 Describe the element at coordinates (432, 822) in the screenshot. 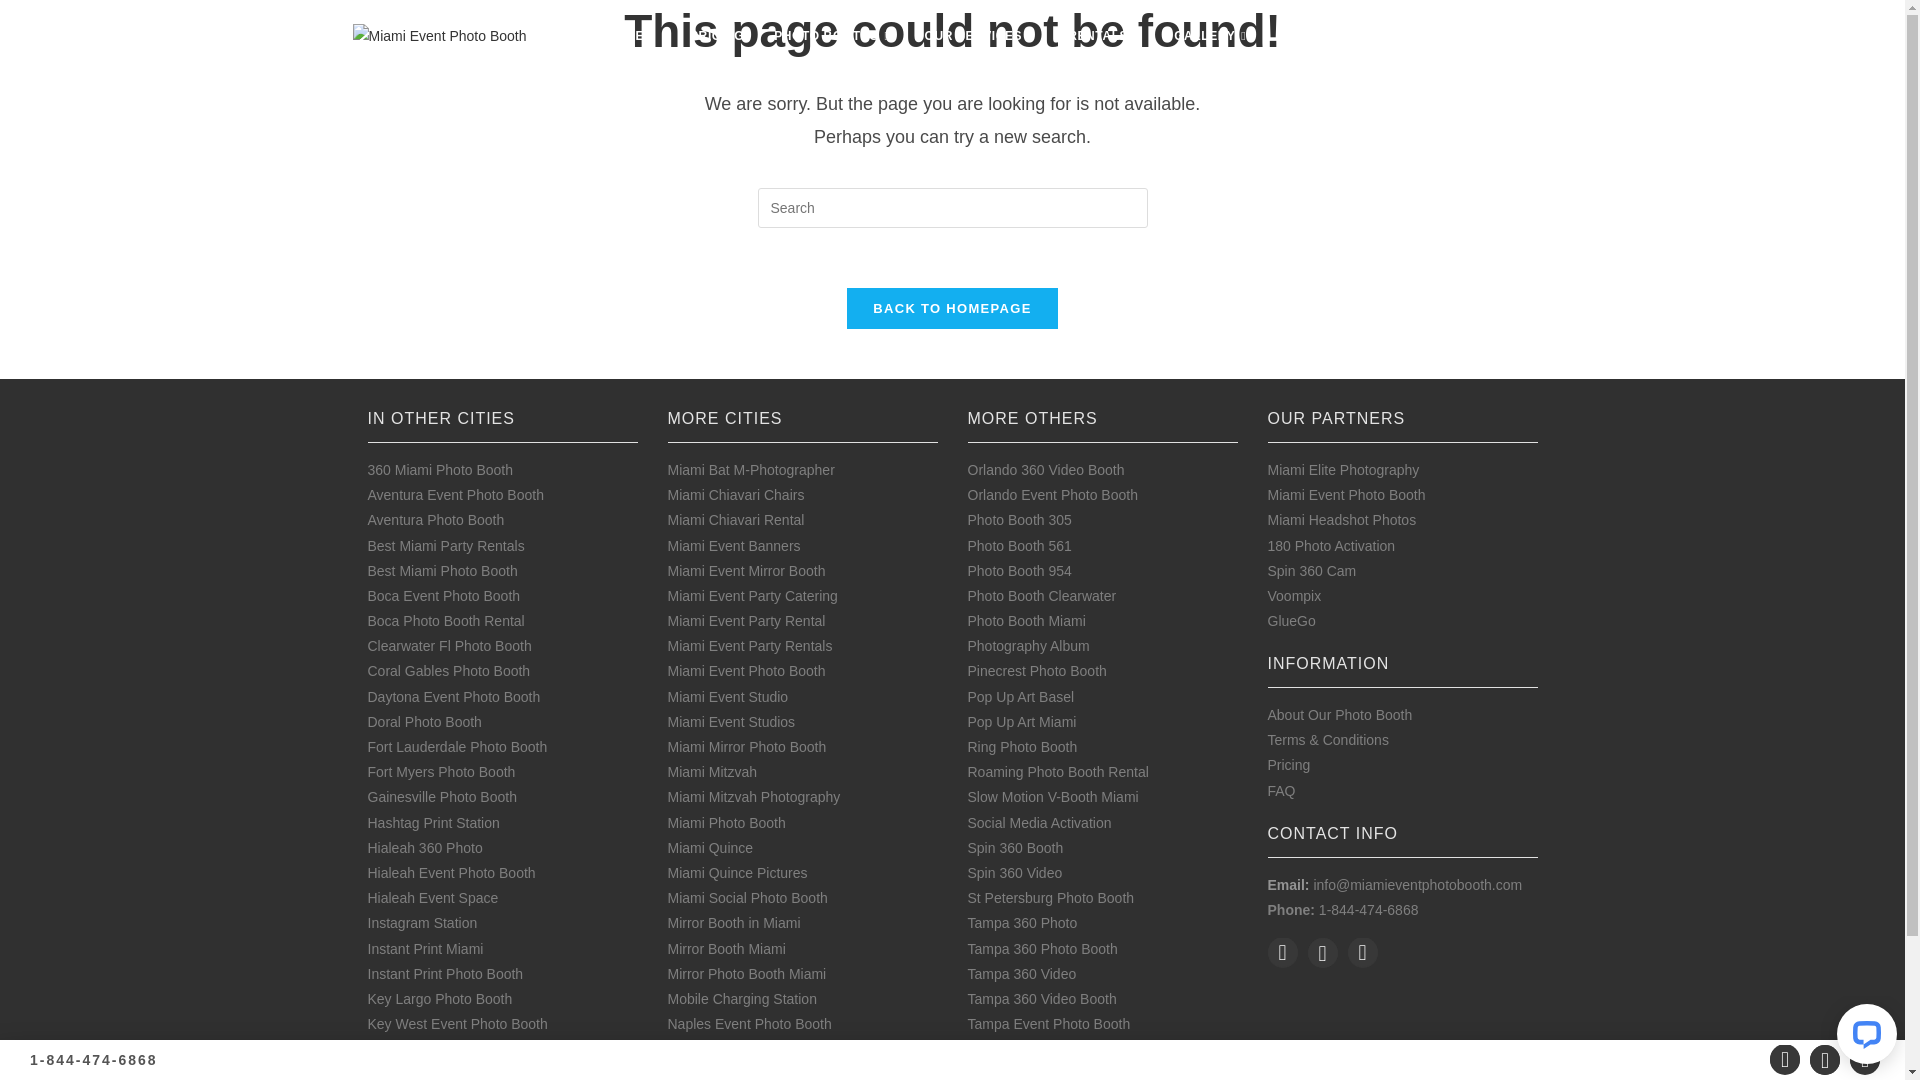

I see `'Hashtag Print Station'` at that location.